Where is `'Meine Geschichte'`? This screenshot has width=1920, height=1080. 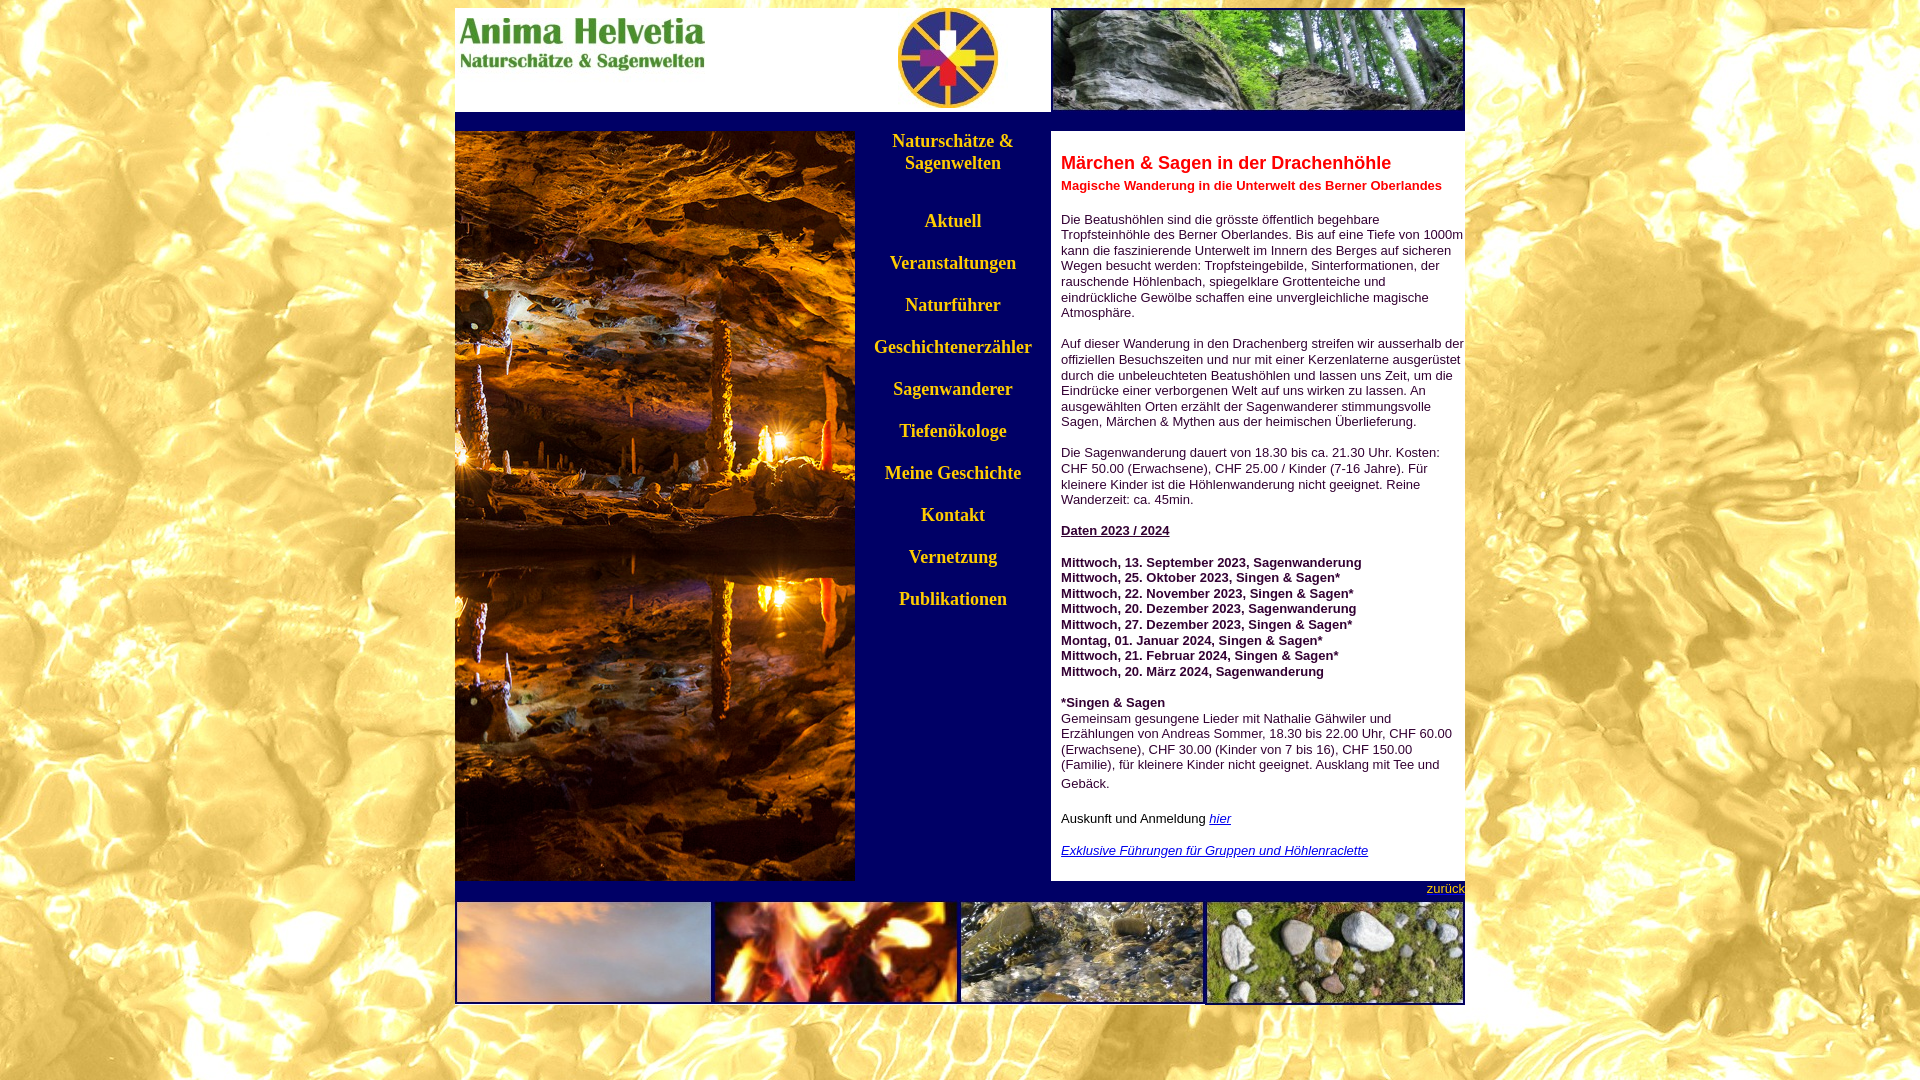
'Meine Geschichte' is located at coordinates (883, 473).